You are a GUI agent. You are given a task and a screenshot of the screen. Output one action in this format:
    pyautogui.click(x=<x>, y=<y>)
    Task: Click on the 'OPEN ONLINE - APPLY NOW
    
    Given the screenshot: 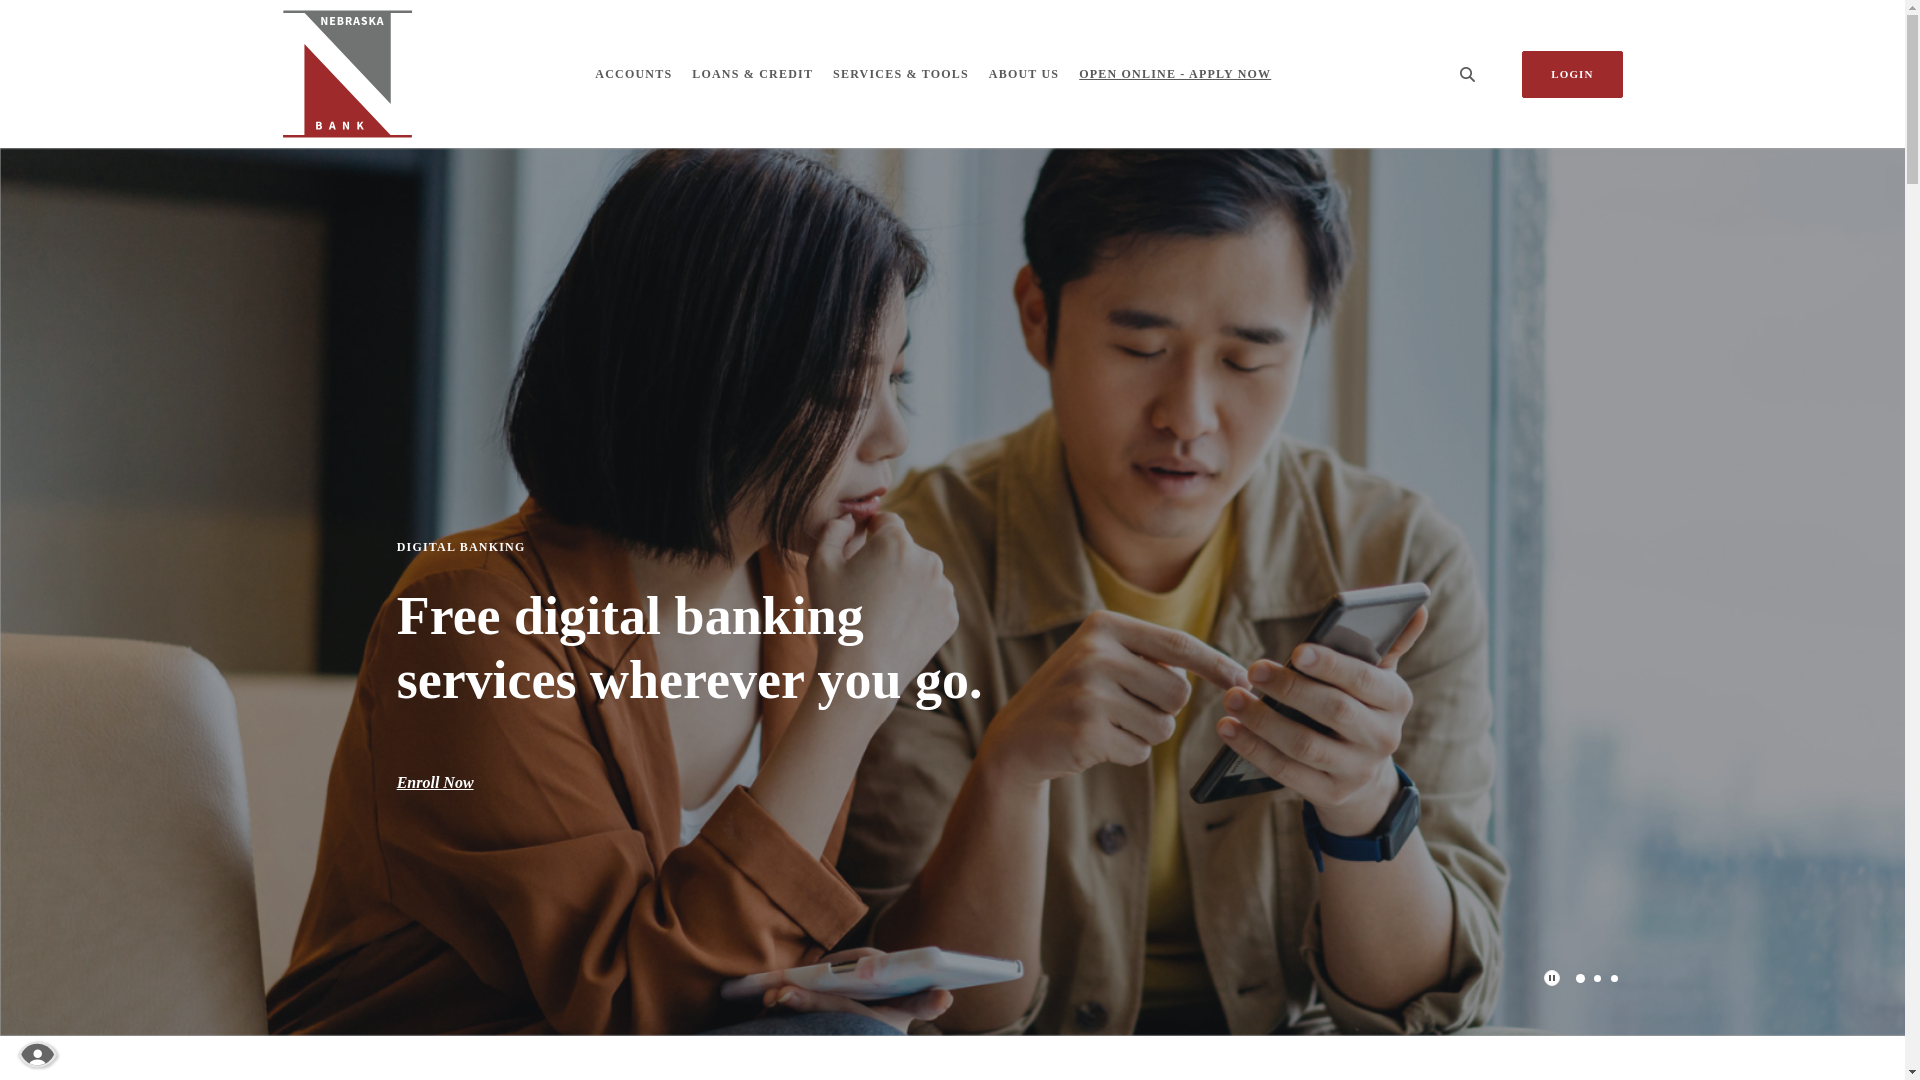 What is the action you would take?
    pyautogui.click(x=1175, y=72)
    